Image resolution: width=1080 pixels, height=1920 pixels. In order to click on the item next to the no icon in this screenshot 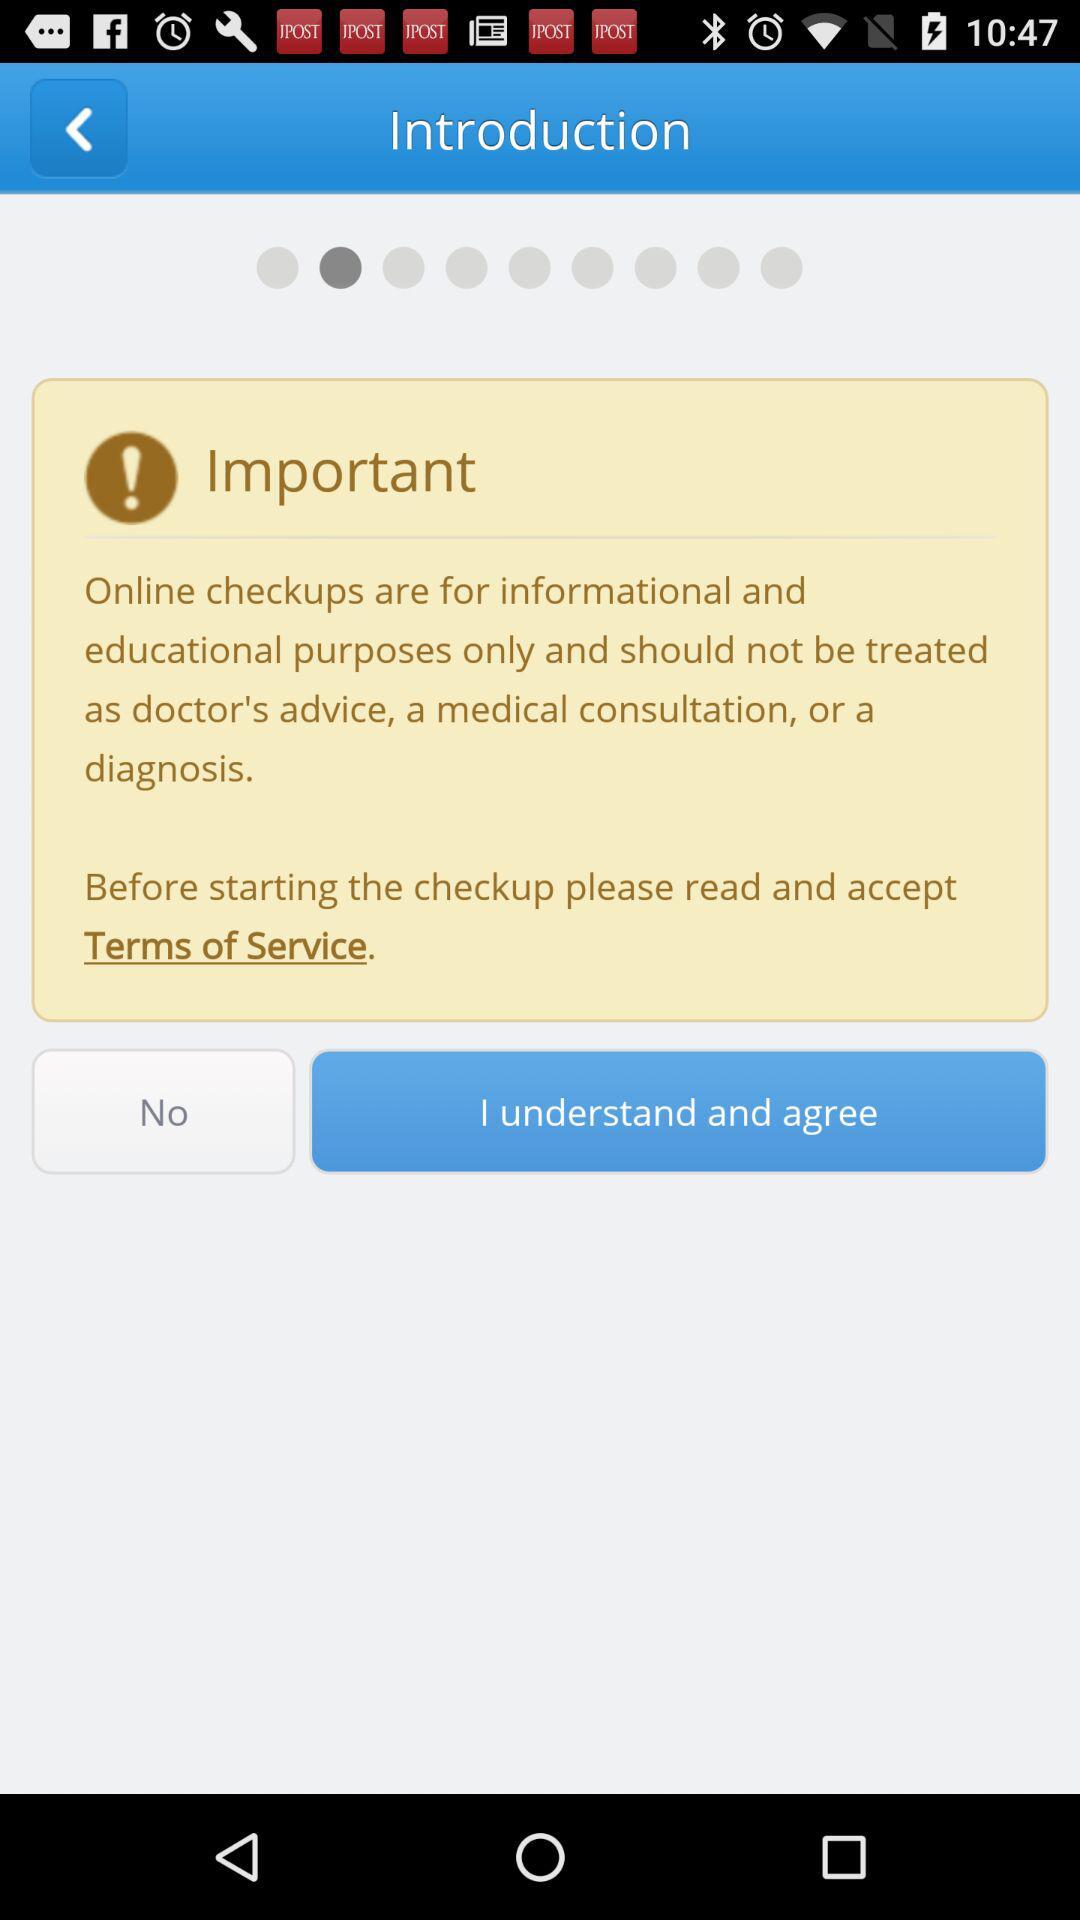, I will do `click(677, 1110)`.